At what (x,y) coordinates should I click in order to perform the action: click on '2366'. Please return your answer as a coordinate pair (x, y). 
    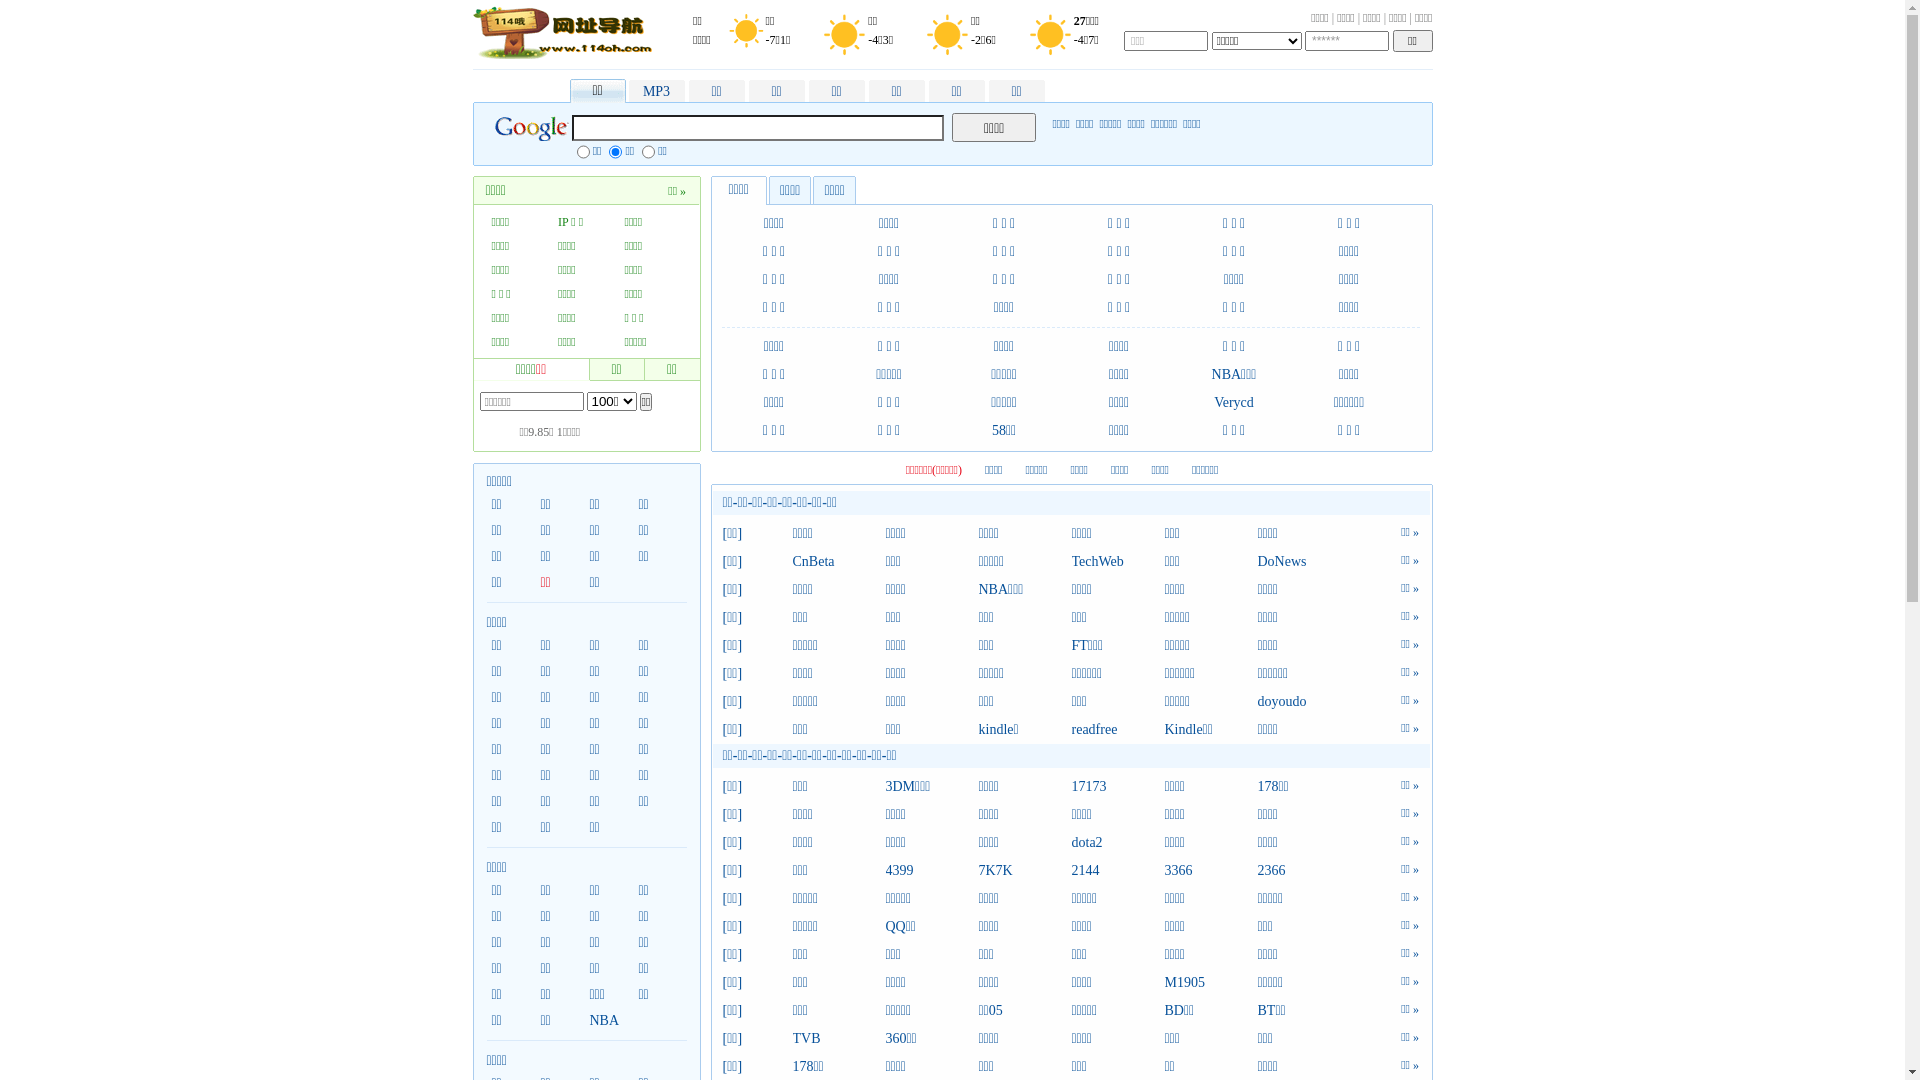
    Looking at the image, I should click on (1304, 870).